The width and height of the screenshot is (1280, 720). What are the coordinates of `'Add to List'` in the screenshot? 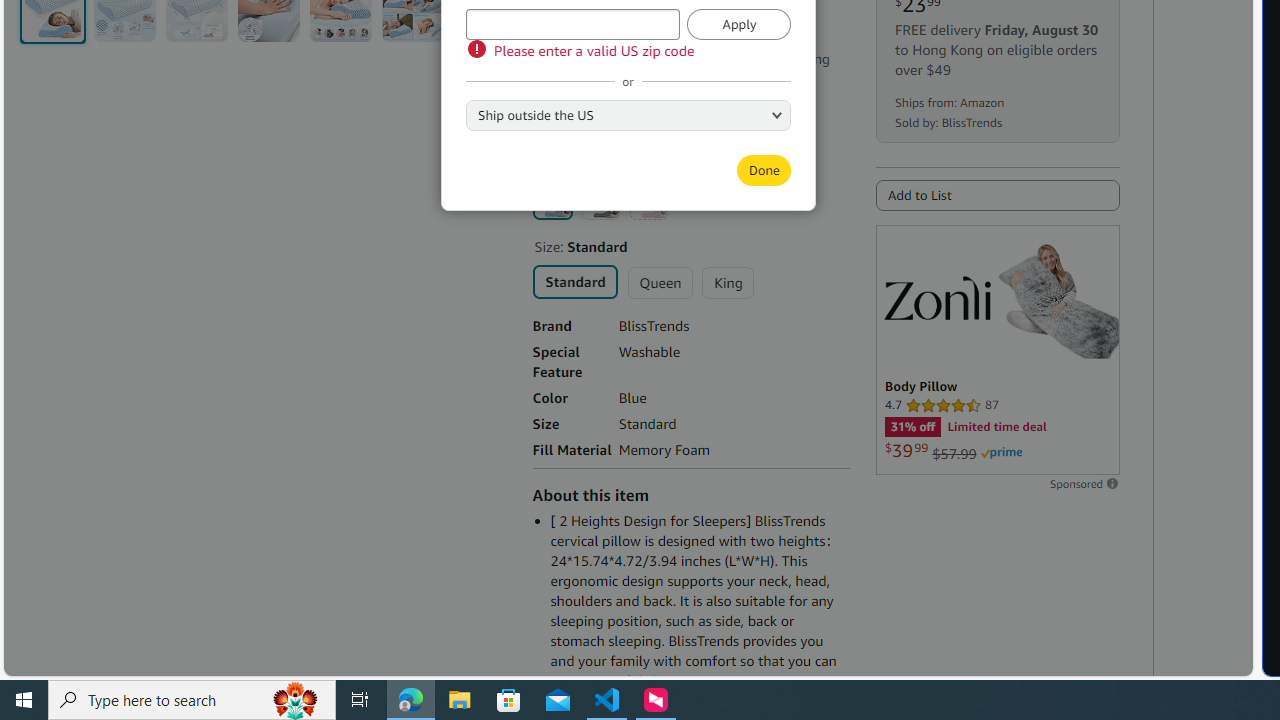 It's located at (997, 195).